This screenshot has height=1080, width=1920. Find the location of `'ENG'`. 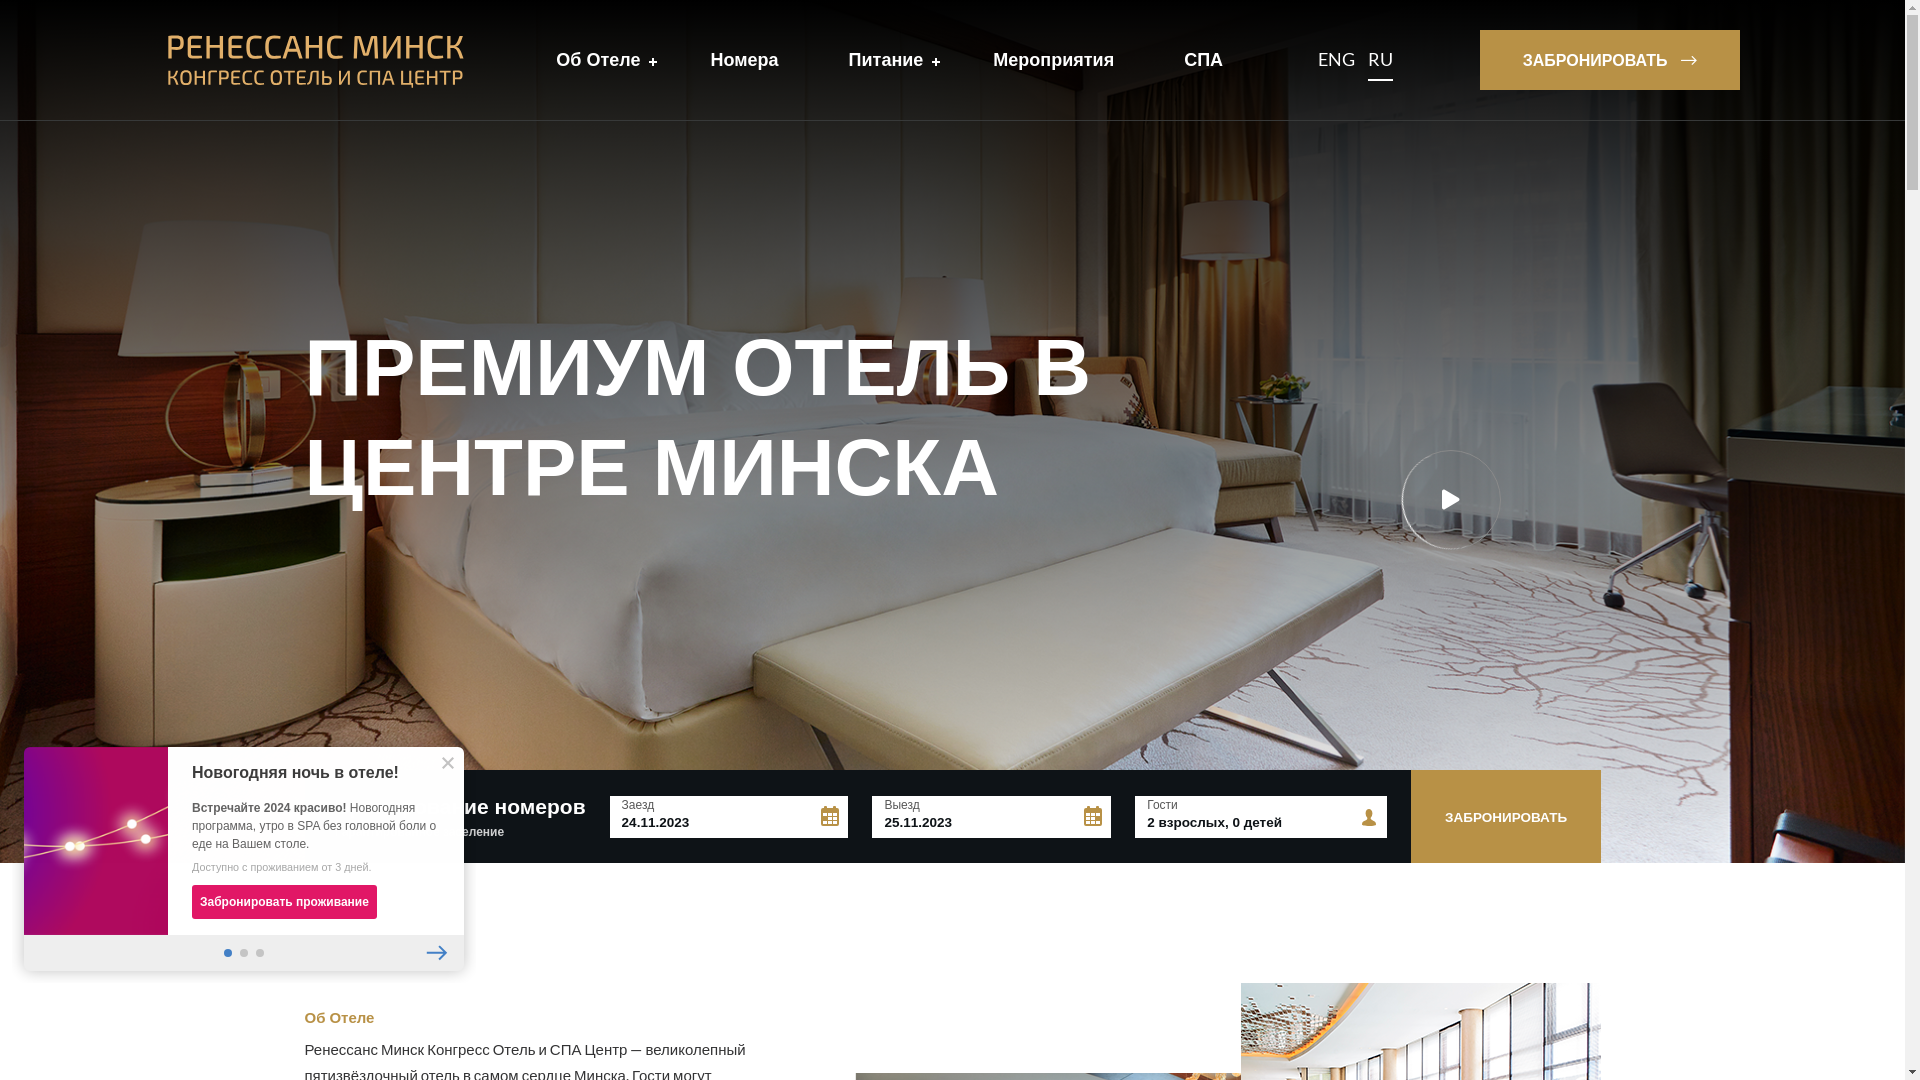

'ENG' is located at coordinates (1318, 59).